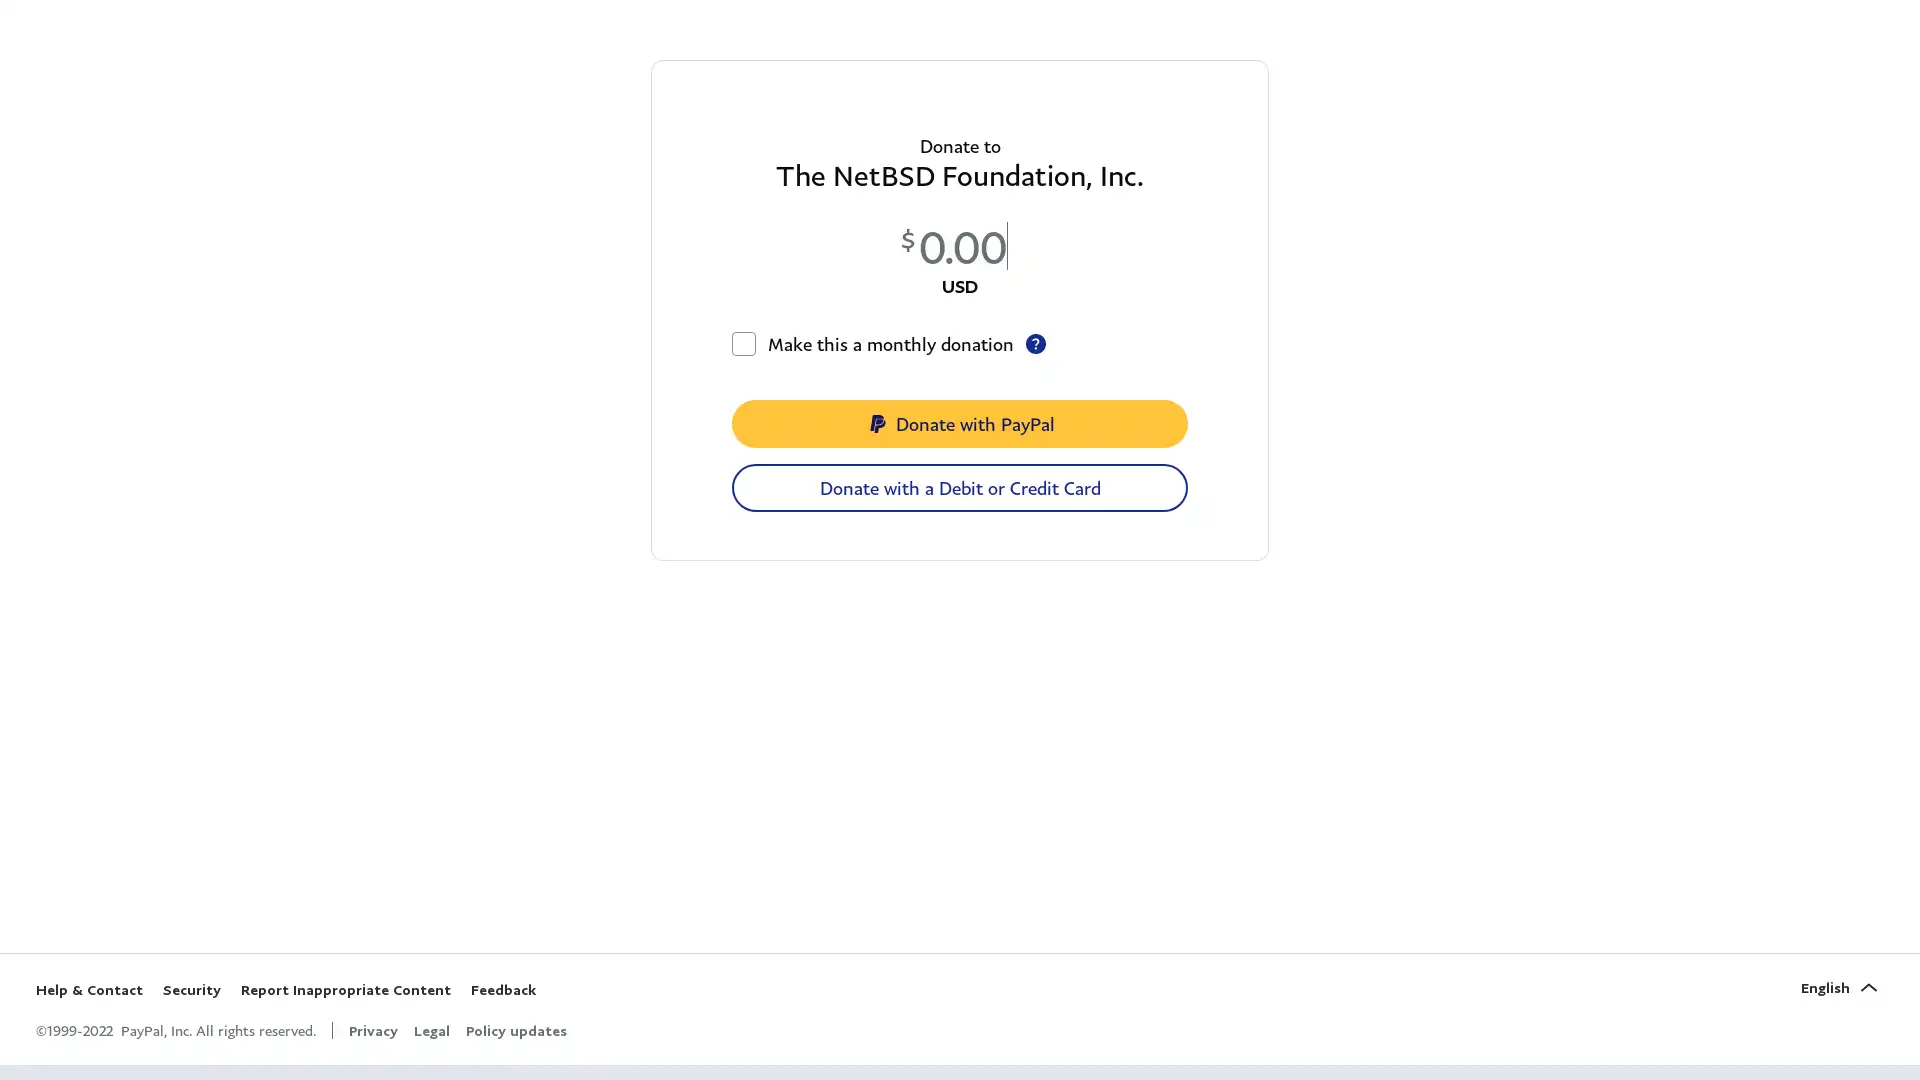 The image size is (1920, 1080). I want to click on Yes, Accept Cookies, so click(1148, 1016).